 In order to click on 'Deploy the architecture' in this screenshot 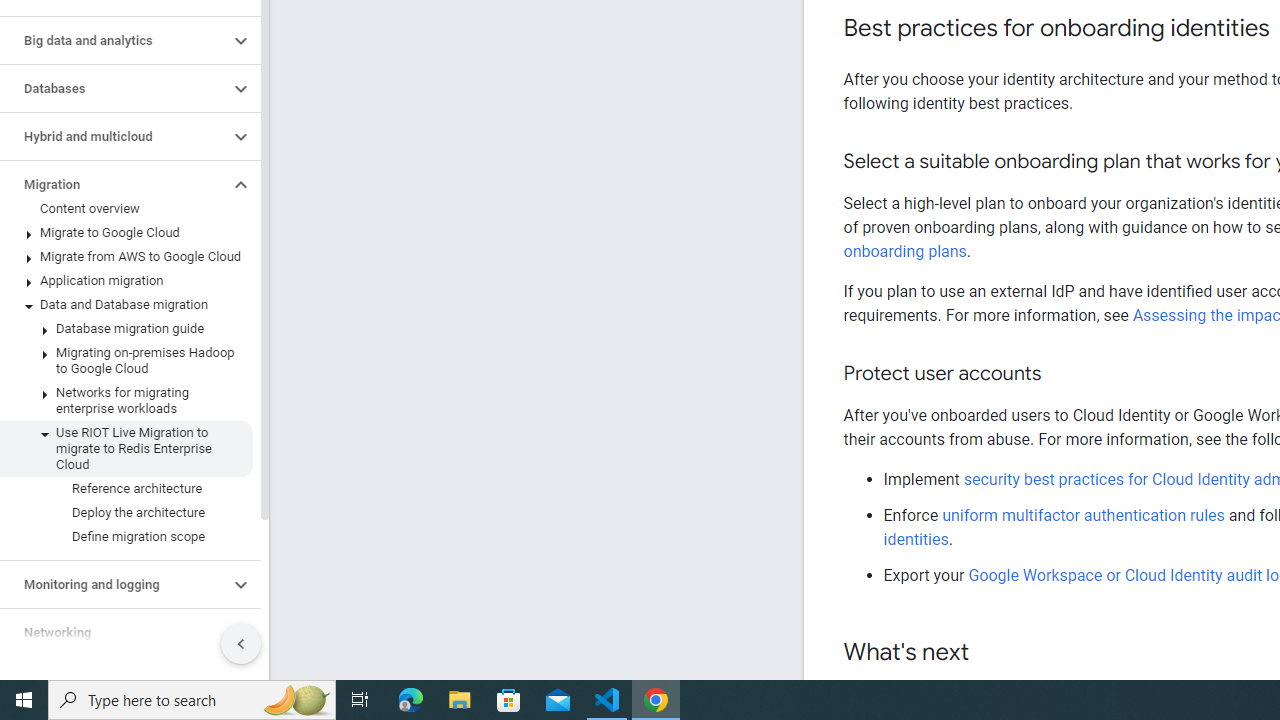, I will do `click(125, 512)`.